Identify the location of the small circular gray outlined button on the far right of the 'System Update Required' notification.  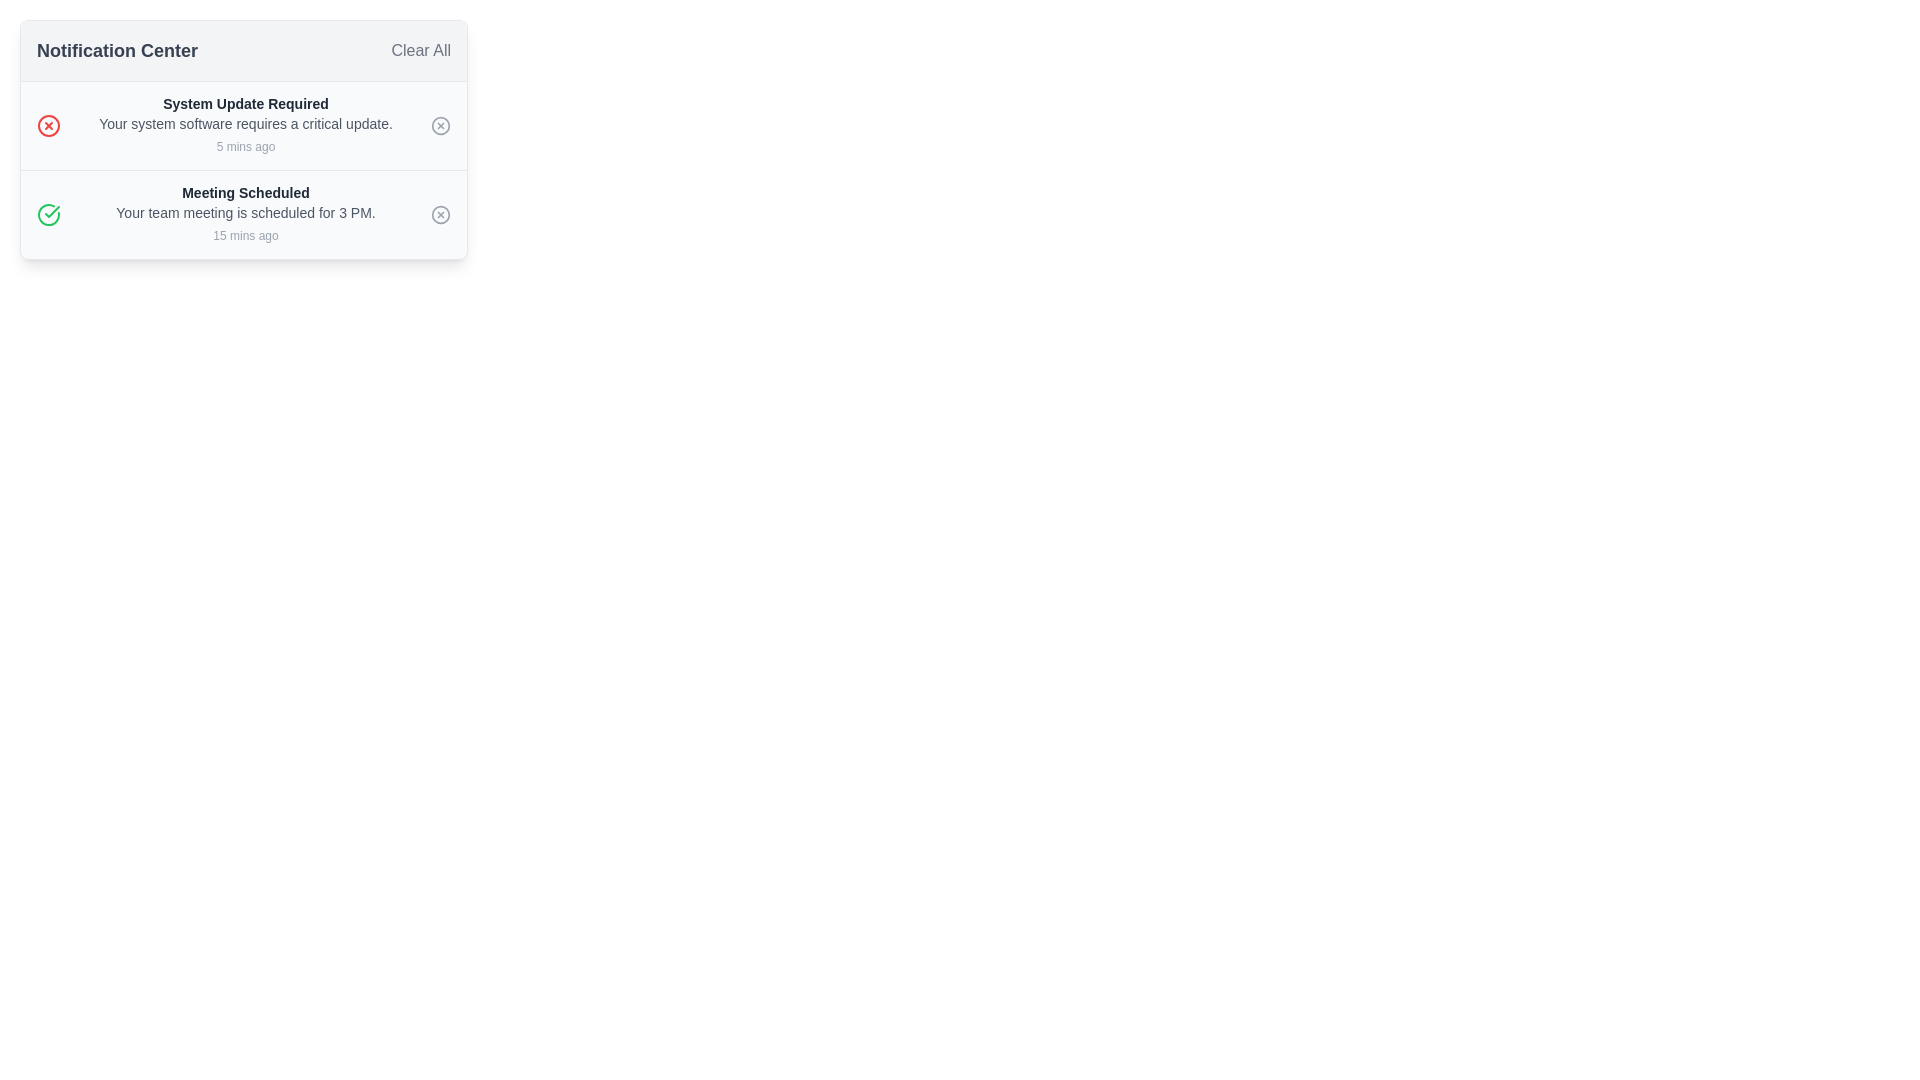
(440, 126).